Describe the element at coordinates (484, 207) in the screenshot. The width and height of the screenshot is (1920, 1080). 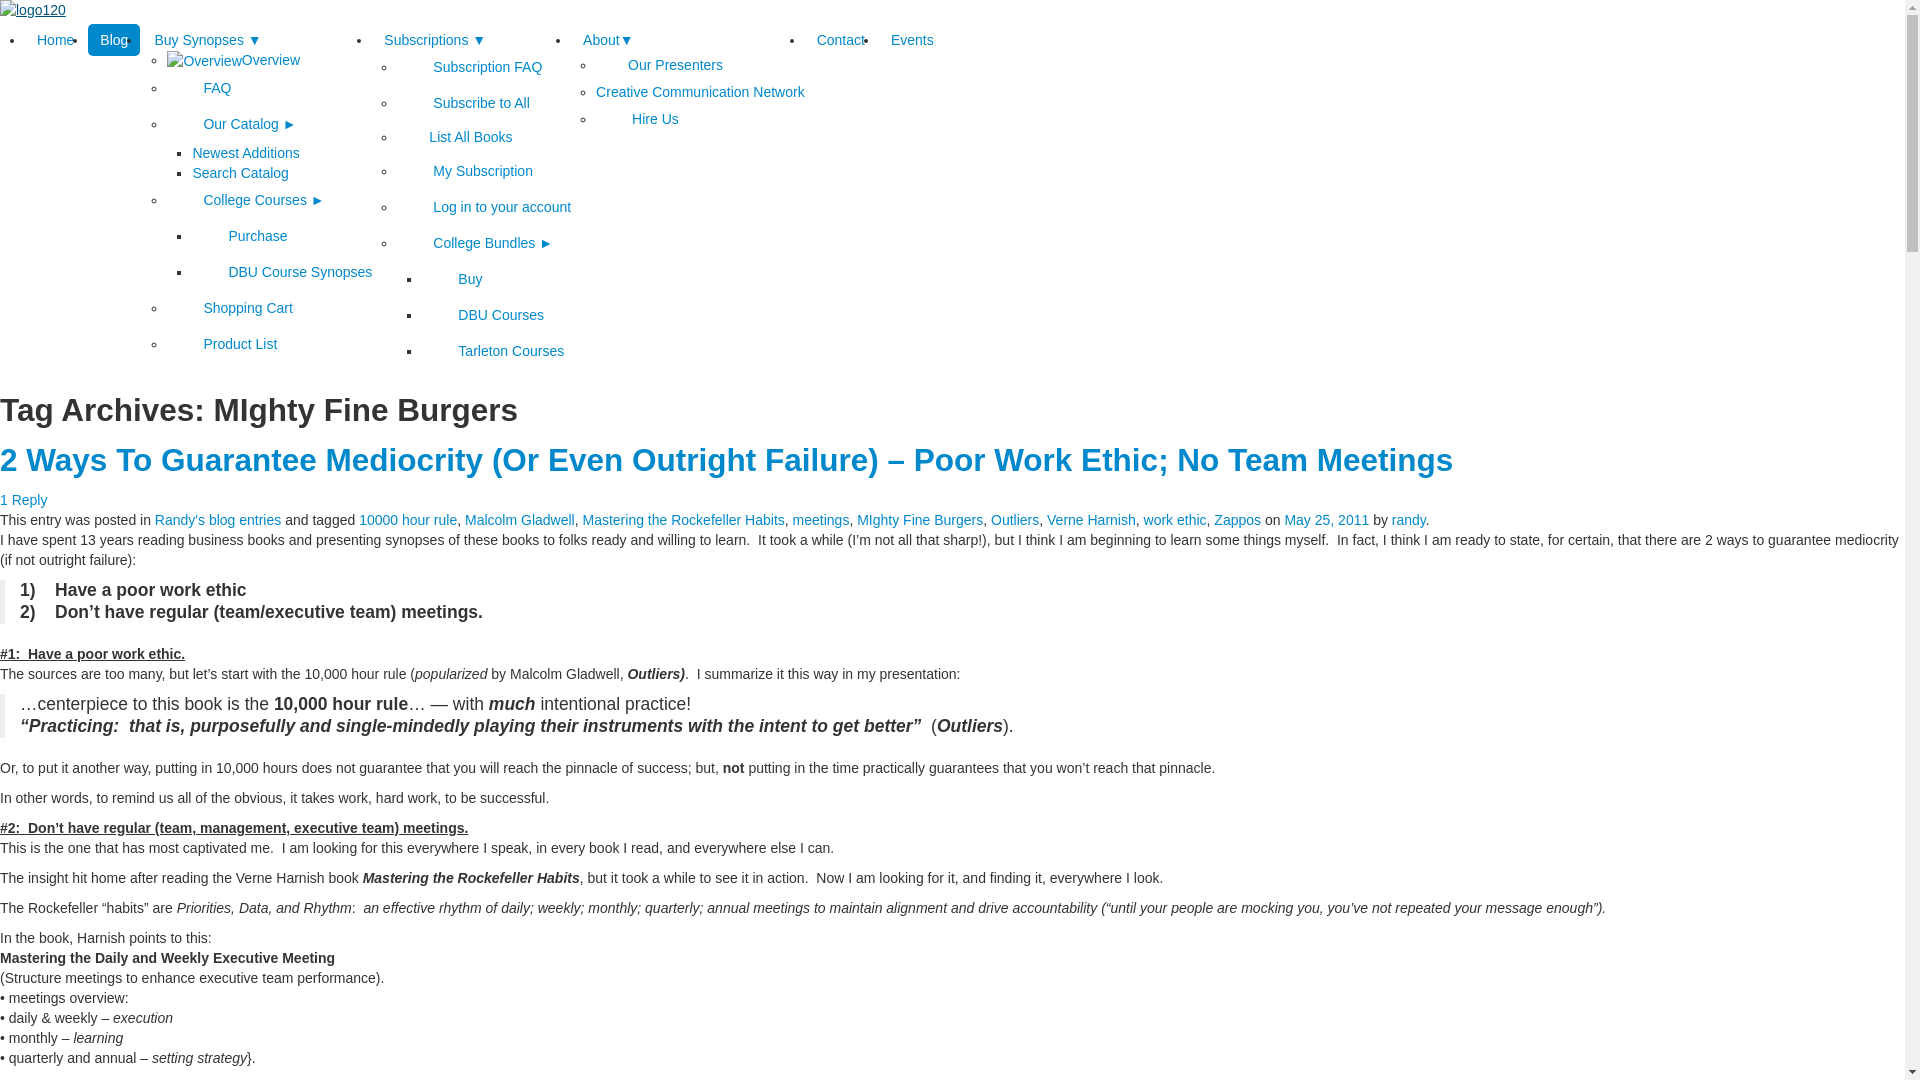
I see `'Log in to your account'` at that location.